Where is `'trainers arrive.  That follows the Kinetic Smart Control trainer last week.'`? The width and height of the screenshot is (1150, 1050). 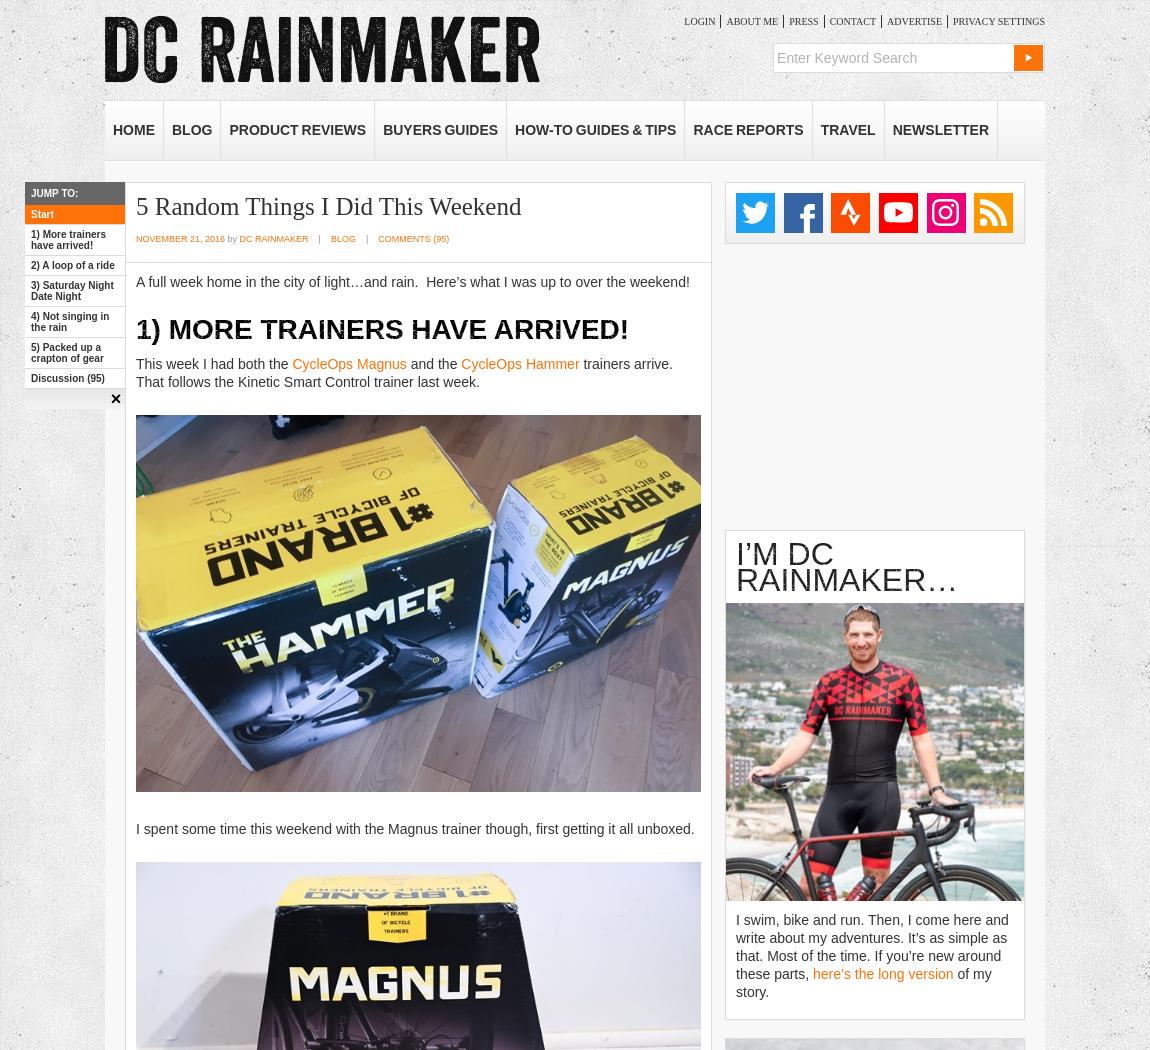
'trainers arrive.  That follows the Kinetic Smart Control trainer last week.' is located at coordinates (405, 371).